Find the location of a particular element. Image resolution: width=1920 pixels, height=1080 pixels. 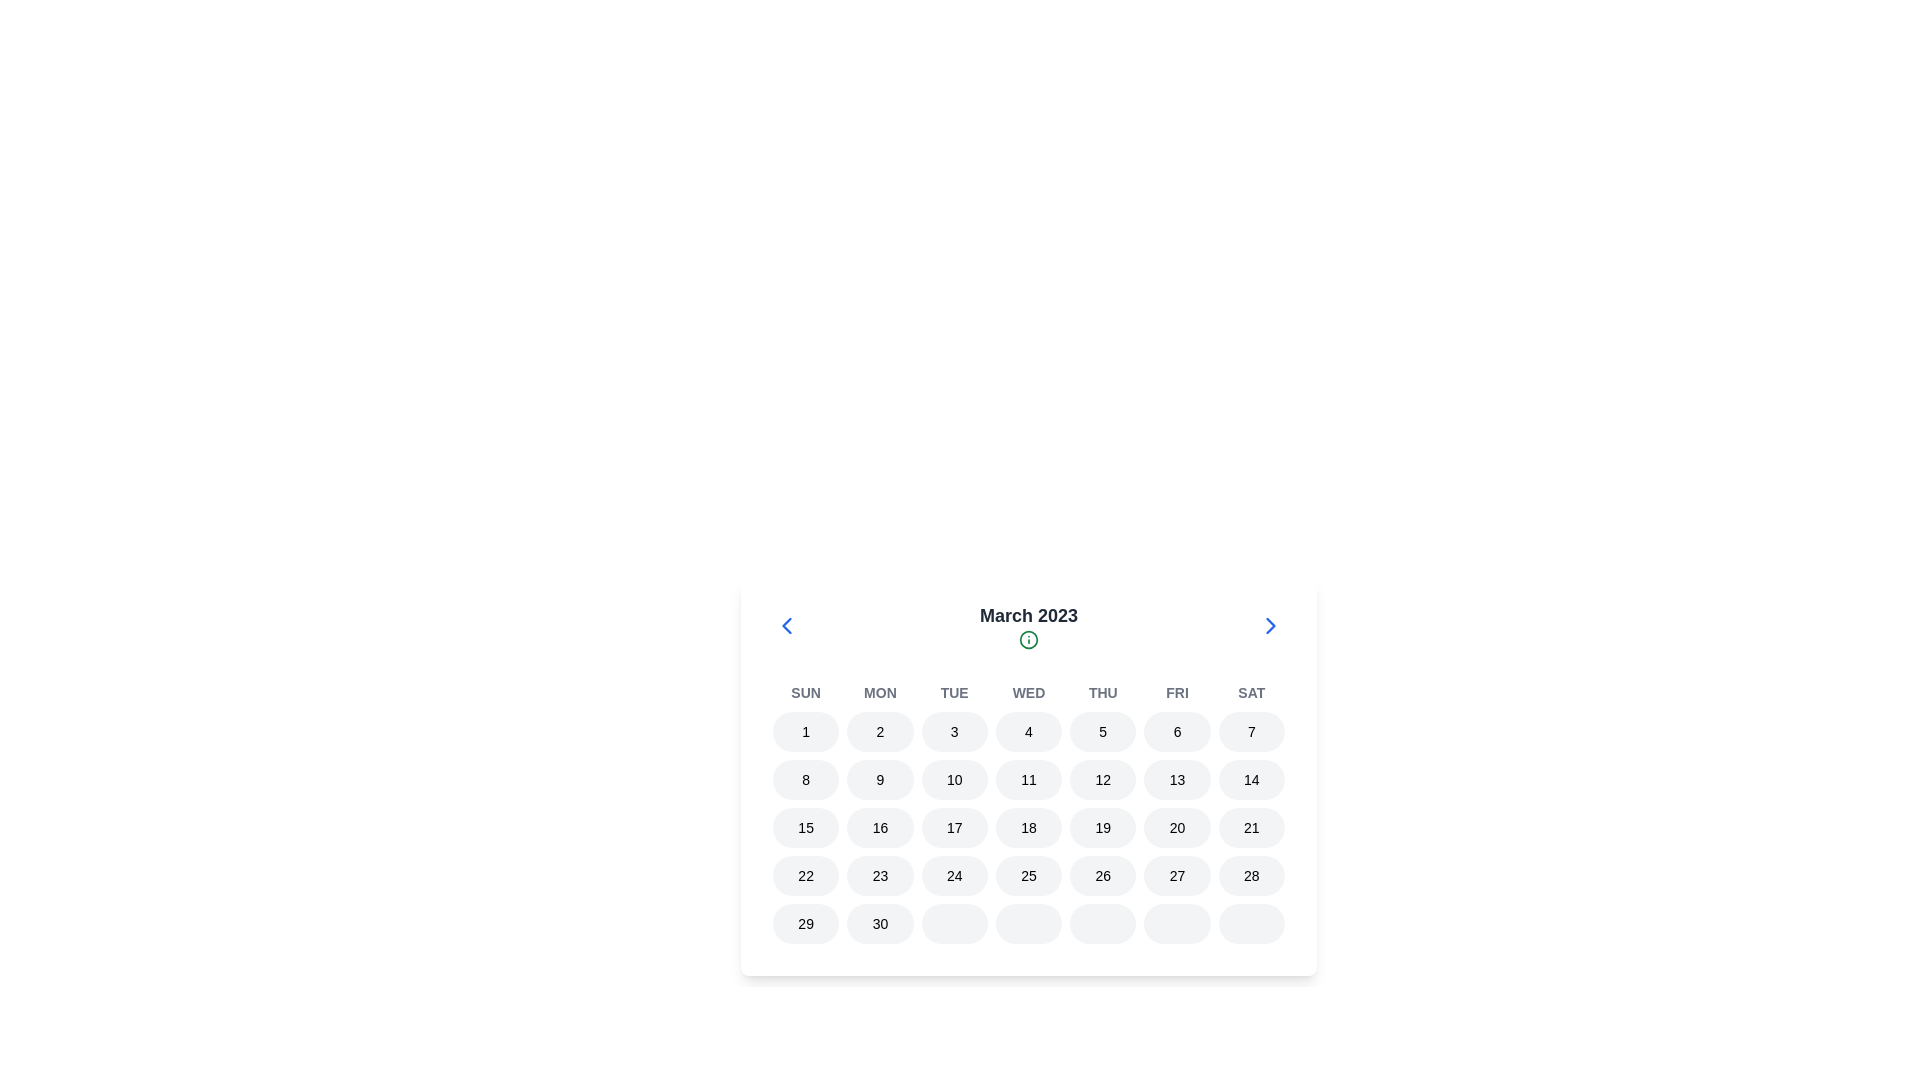

the interactive button or placeholder located in the bottom row of the calendar grid, positioned centrally between the button labeled '30' and a blank button to its right is located at coordinates (1028, 924).